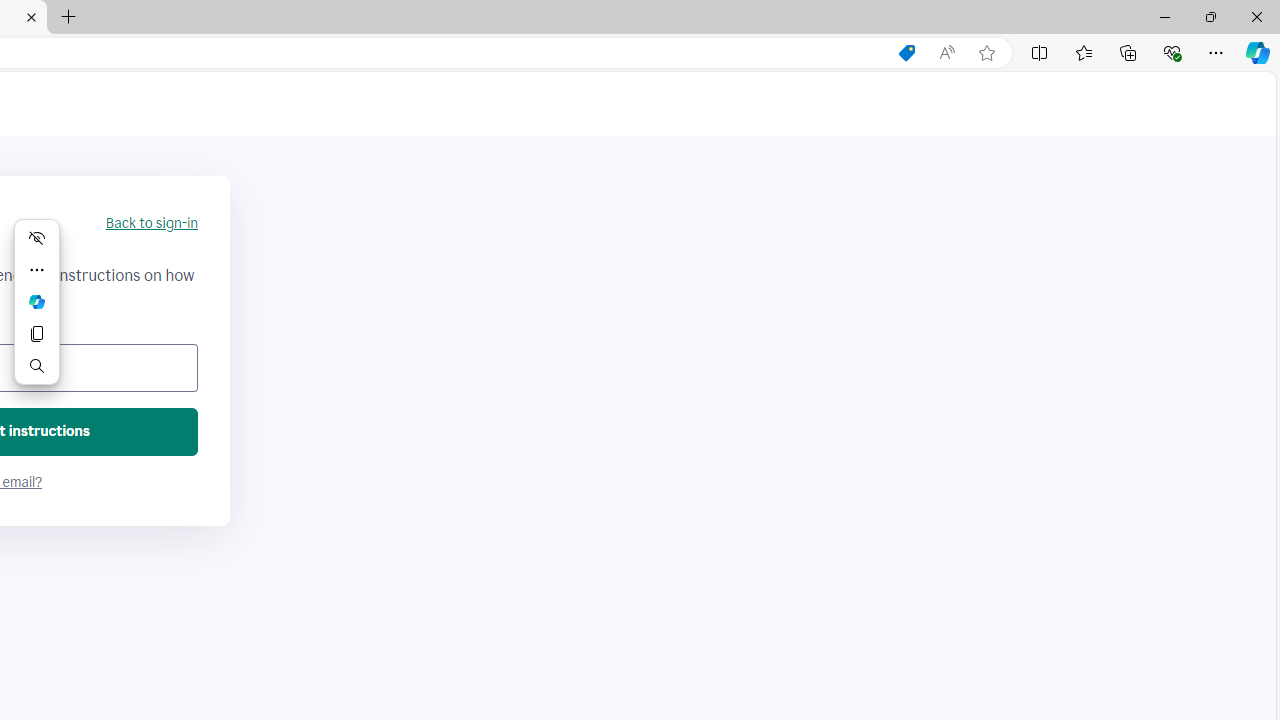 The width and height of the screenshot is (1280, 720). Describe the element at coordinates (37, 270) in the screenshot. I see `'More actions'` at that location.